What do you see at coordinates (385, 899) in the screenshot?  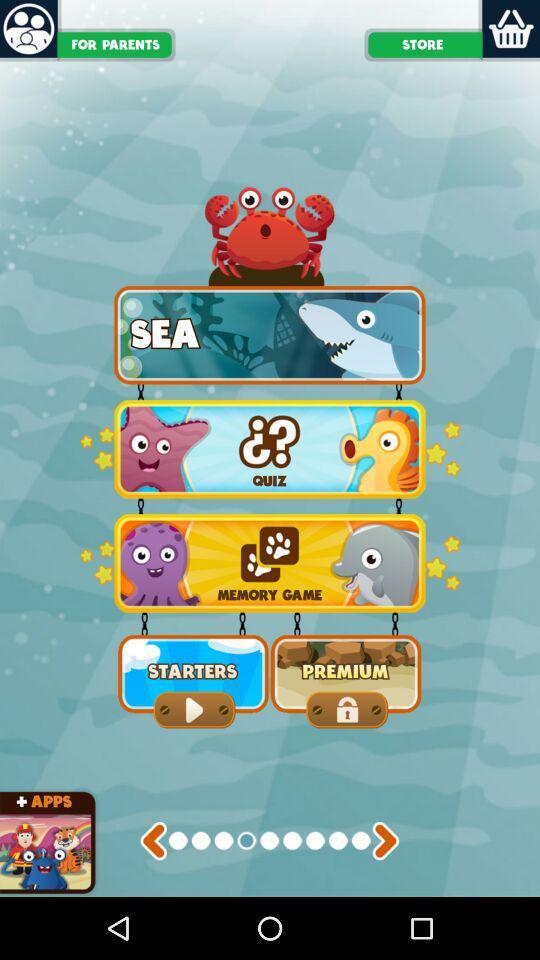 I see `the av_forward icon` at bounding box center [385, 899].